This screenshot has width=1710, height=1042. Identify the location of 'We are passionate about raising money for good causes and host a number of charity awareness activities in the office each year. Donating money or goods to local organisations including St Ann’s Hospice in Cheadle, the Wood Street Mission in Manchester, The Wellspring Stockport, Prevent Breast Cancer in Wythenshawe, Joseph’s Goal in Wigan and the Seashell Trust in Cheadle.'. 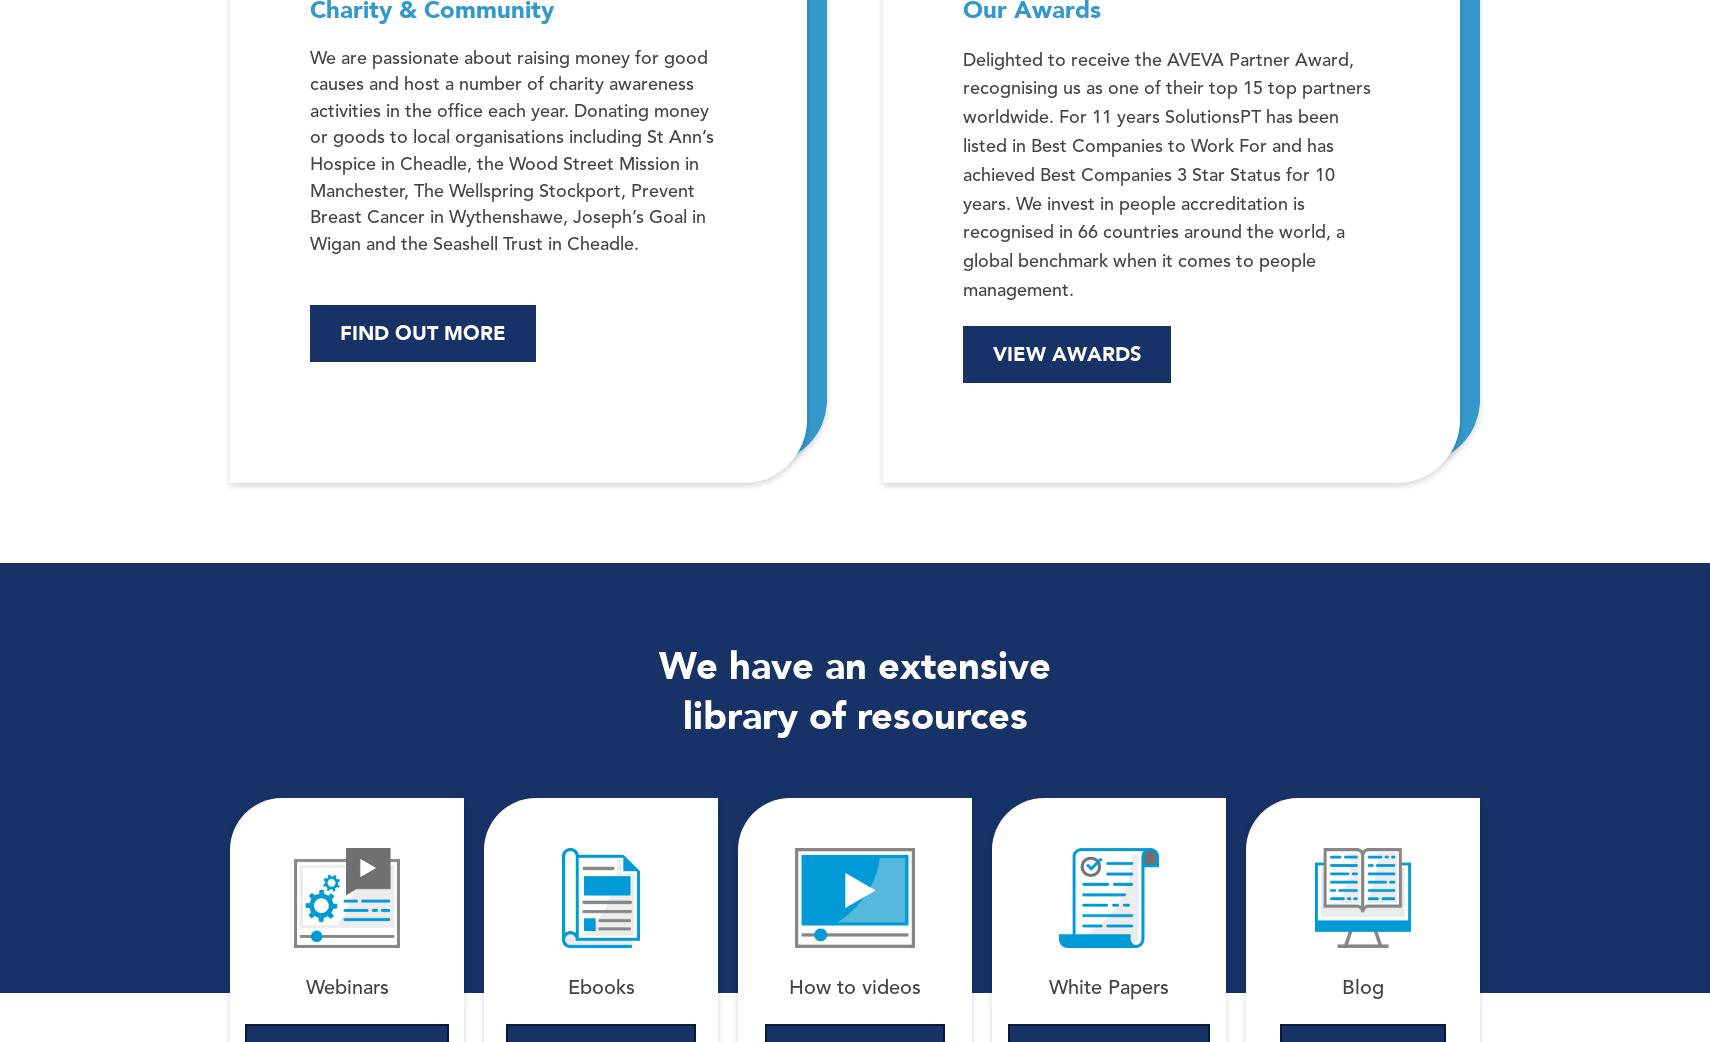
(511, 150).